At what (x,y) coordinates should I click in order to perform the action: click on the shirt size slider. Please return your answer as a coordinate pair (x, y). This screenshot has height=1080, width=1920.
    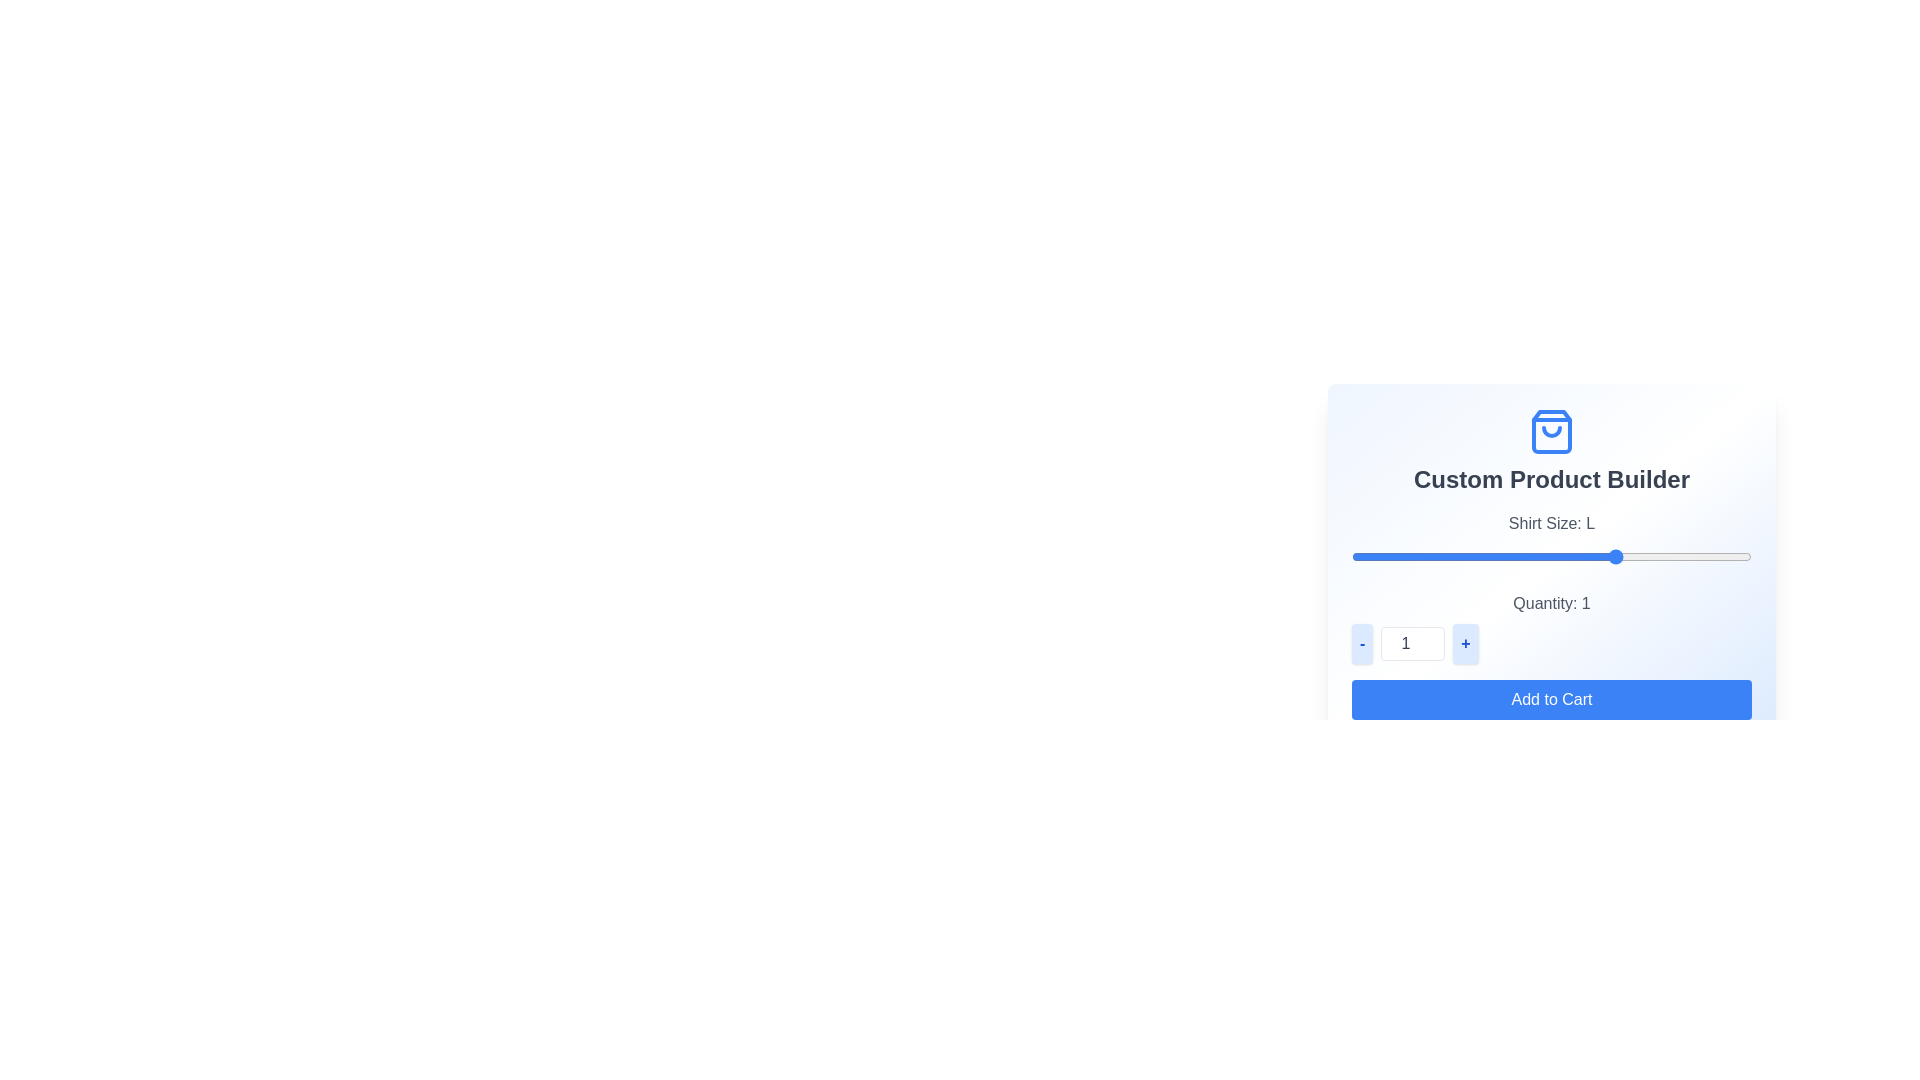
    Looking at the image, I should click on (1618, 556).